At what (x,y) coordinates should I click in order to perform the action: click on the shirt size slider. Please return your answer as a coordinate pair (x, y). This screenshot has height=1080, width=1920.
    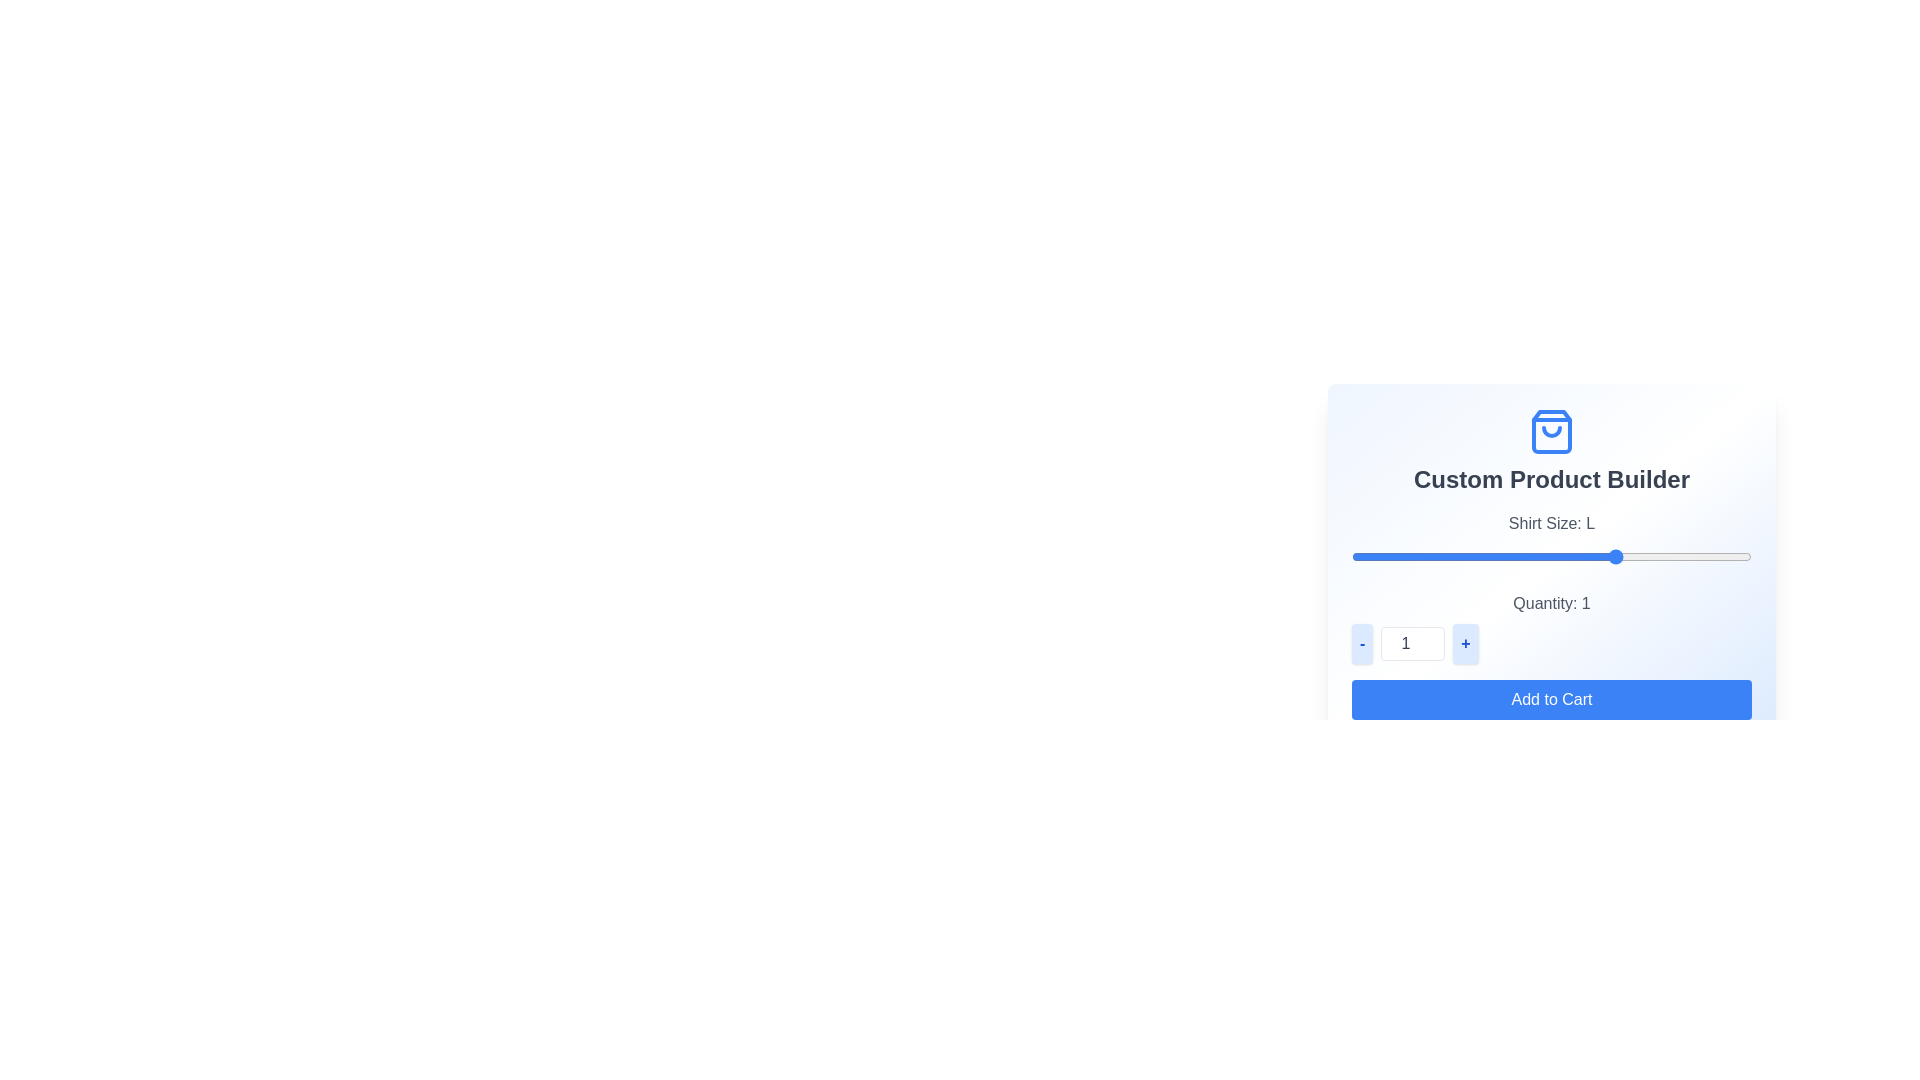
    Looking at the image, I should click on (1618, 556).